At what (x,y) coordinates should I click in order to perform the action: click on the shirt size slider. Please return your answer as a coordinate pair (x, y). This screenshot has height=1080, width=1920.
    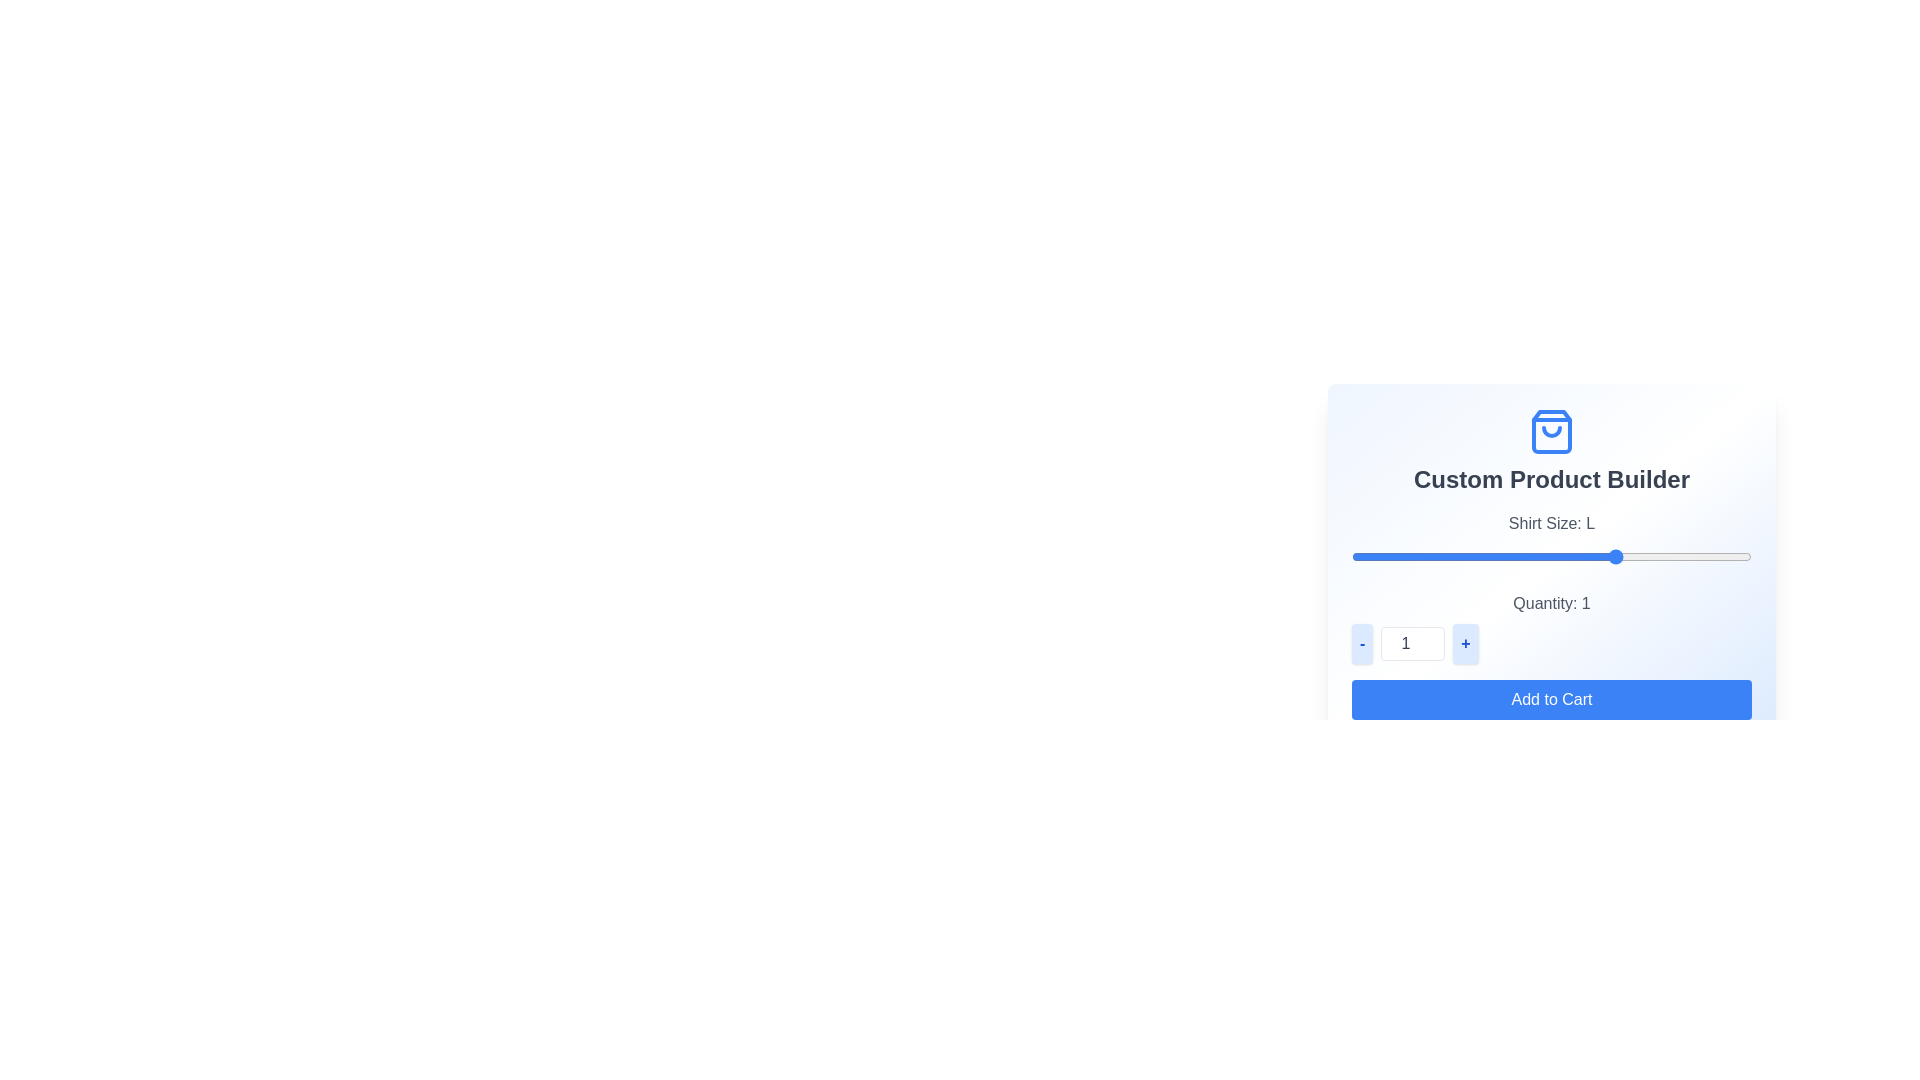
    Looking at the image, I should click on (1618, 556).